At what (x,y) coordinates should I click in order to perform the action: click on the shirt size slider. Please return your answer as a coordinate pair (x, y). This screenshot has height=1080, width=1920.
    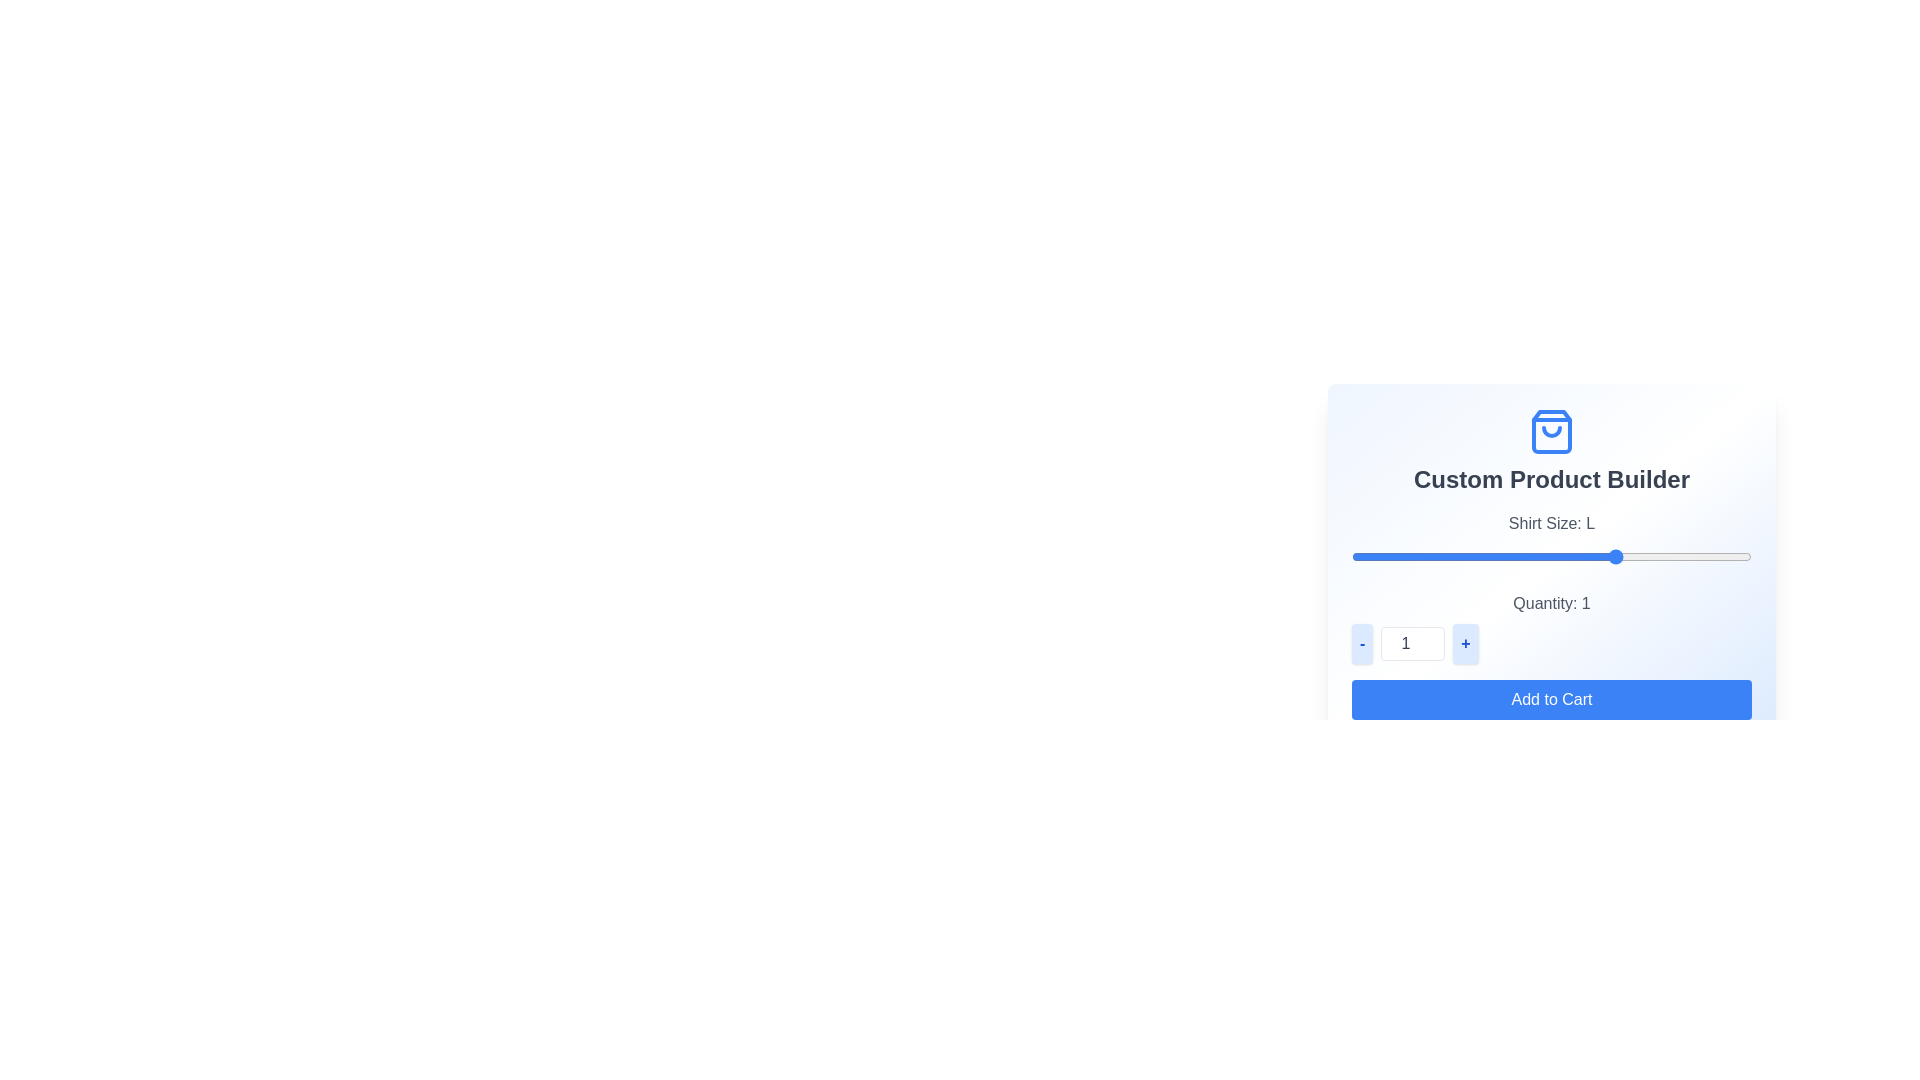
    Looking at the image, I should click on (1618, 556).